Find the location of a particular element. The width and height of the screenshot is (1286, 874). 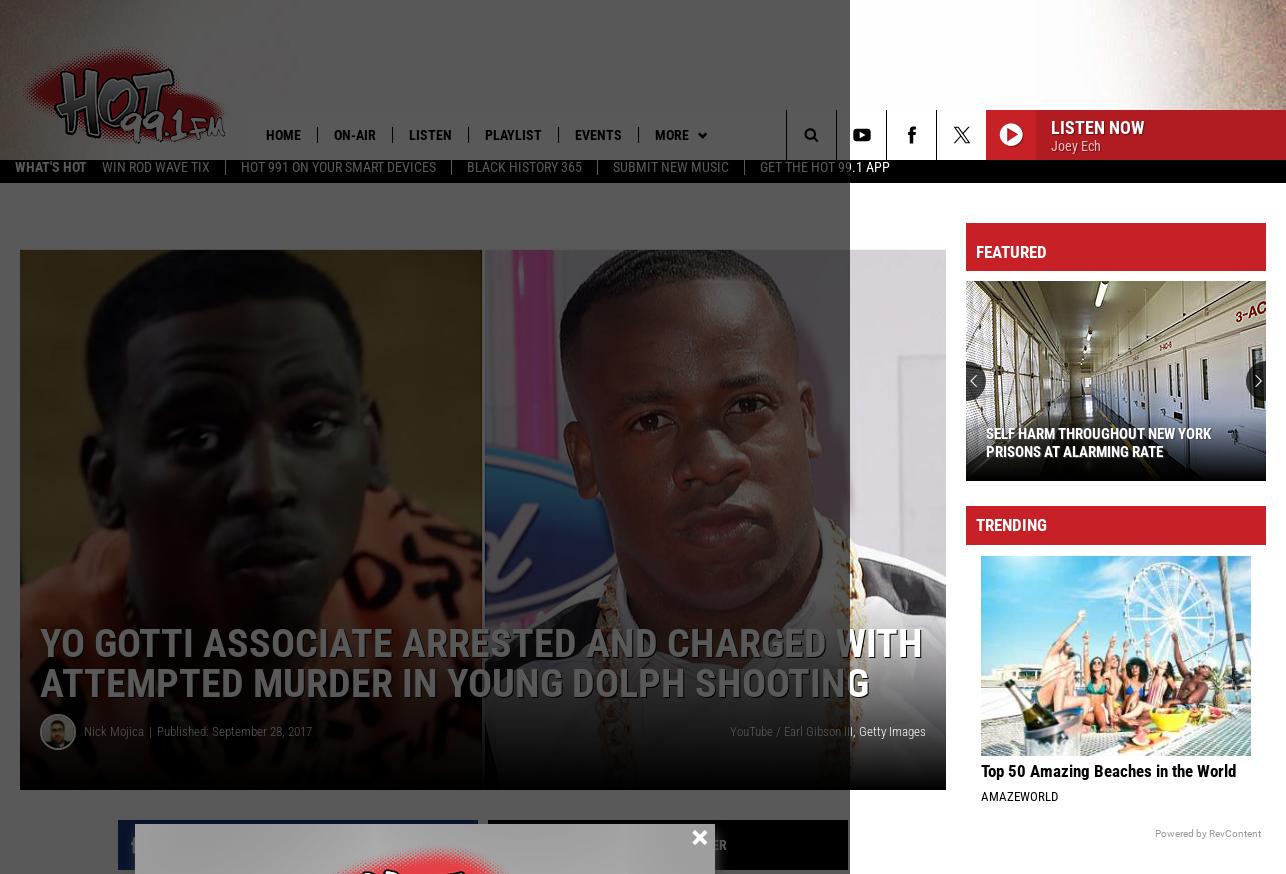

'Yo Gotti Associate Arrested and Charged With Attempted Murder in Young Dolph Shooting' is located at coordinates (480, 672).